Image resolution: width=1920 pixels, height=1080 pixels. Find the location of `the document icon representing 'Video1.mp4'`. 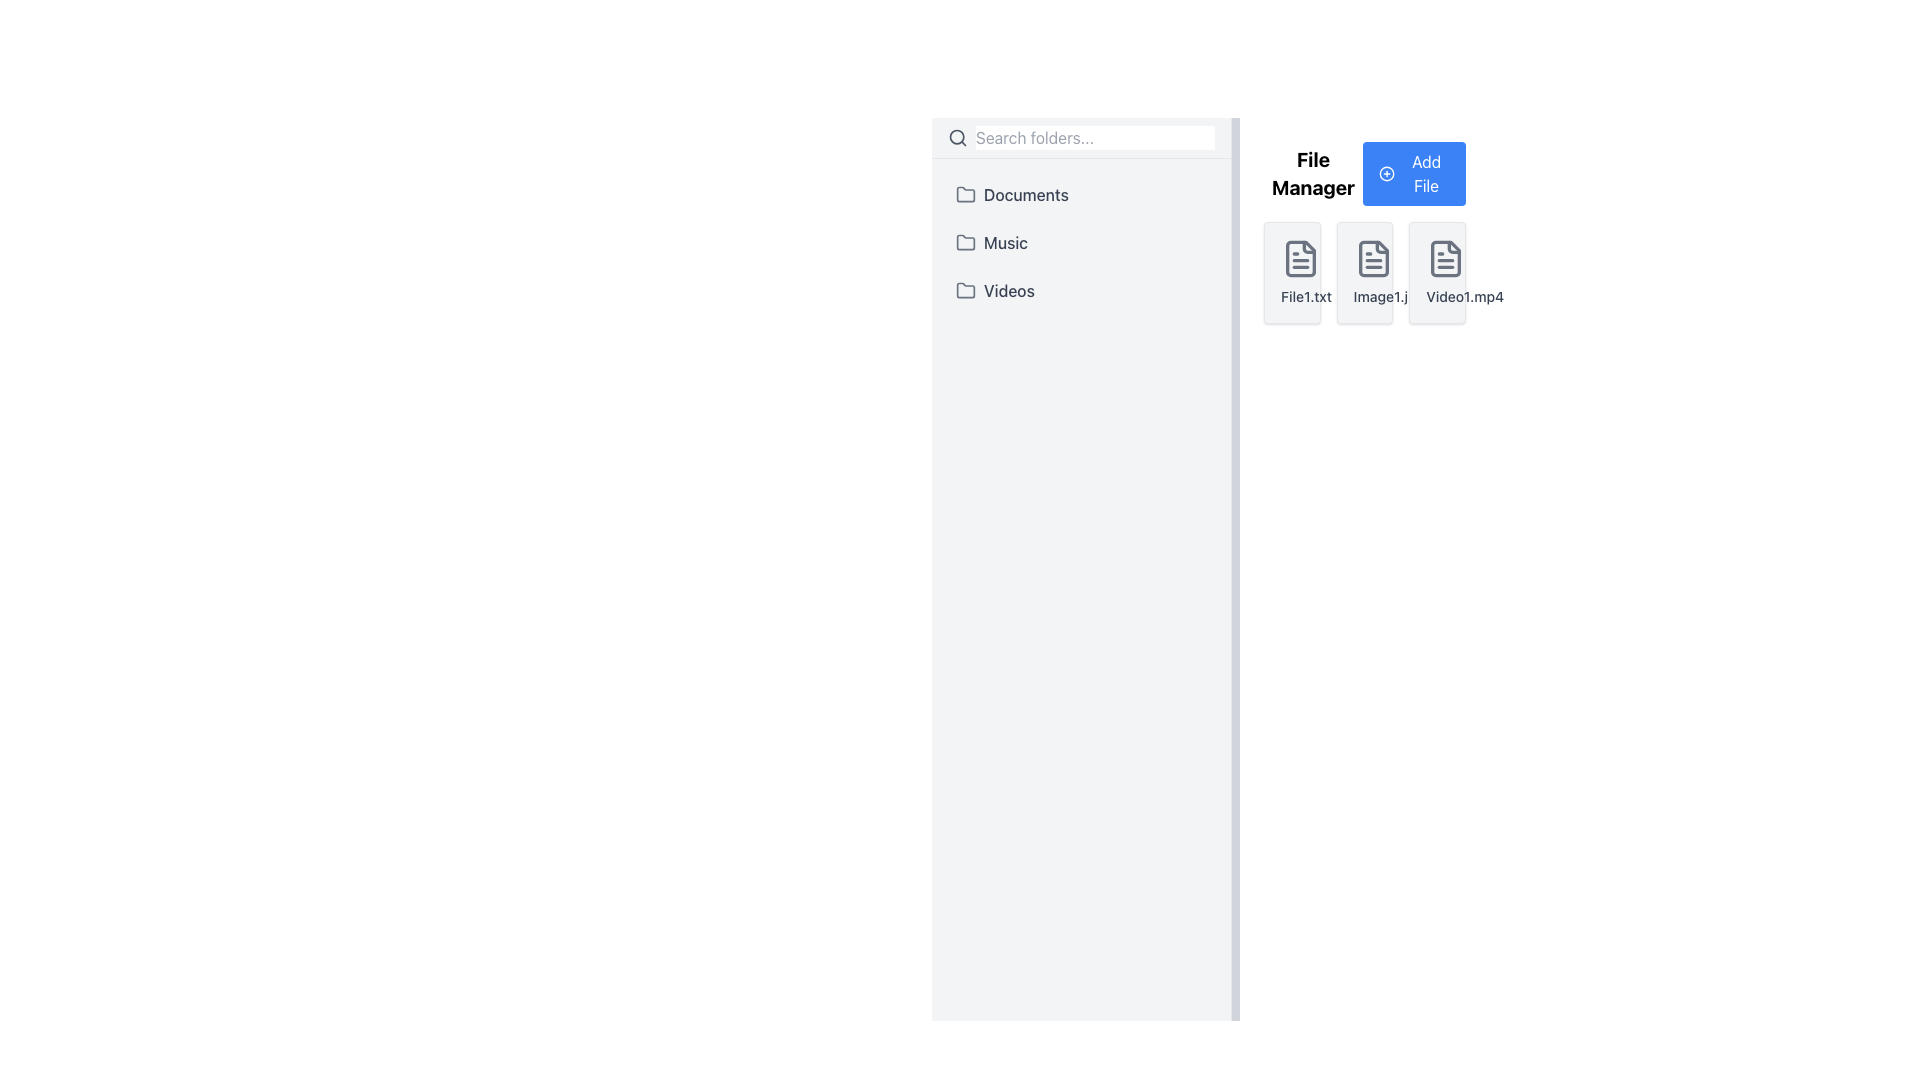

the document icon representing 'Video1.mp4' is located at coordinates (1446, 257).